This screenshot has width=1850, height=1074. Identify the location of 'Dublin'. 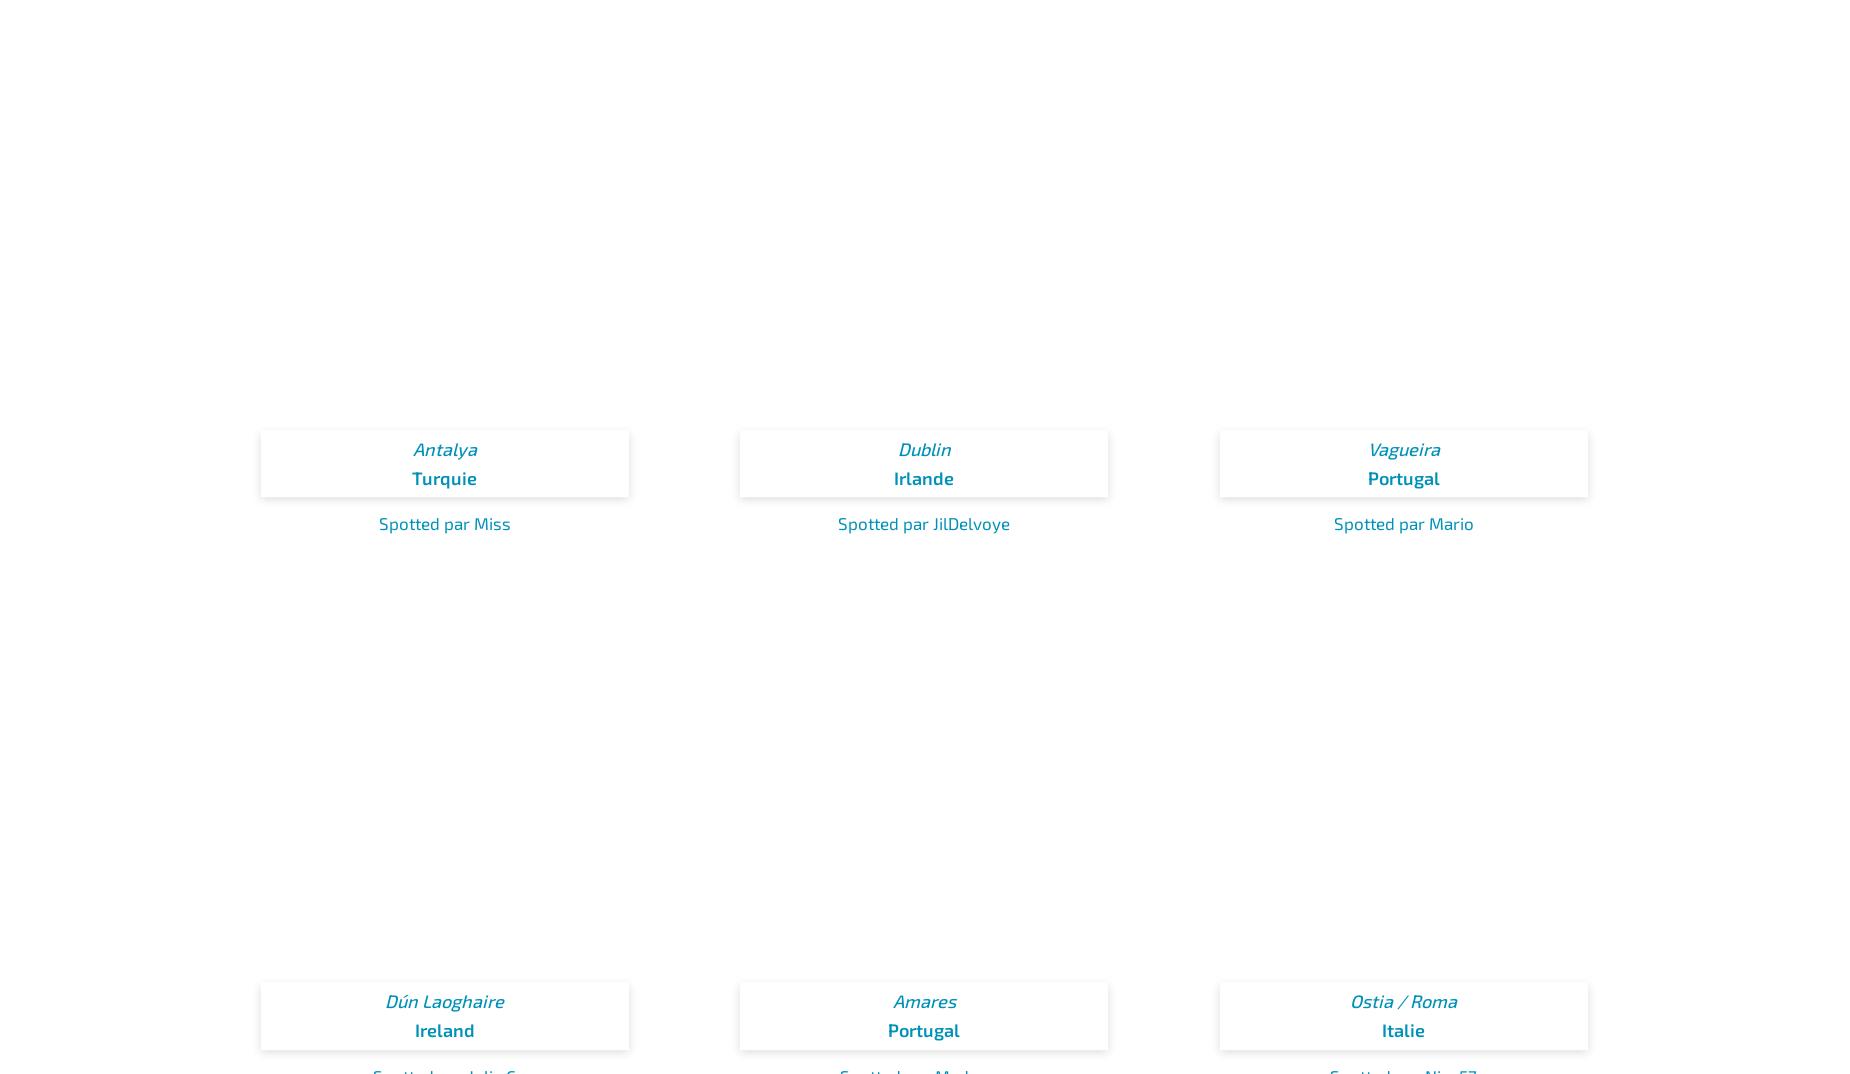
(923, 448).